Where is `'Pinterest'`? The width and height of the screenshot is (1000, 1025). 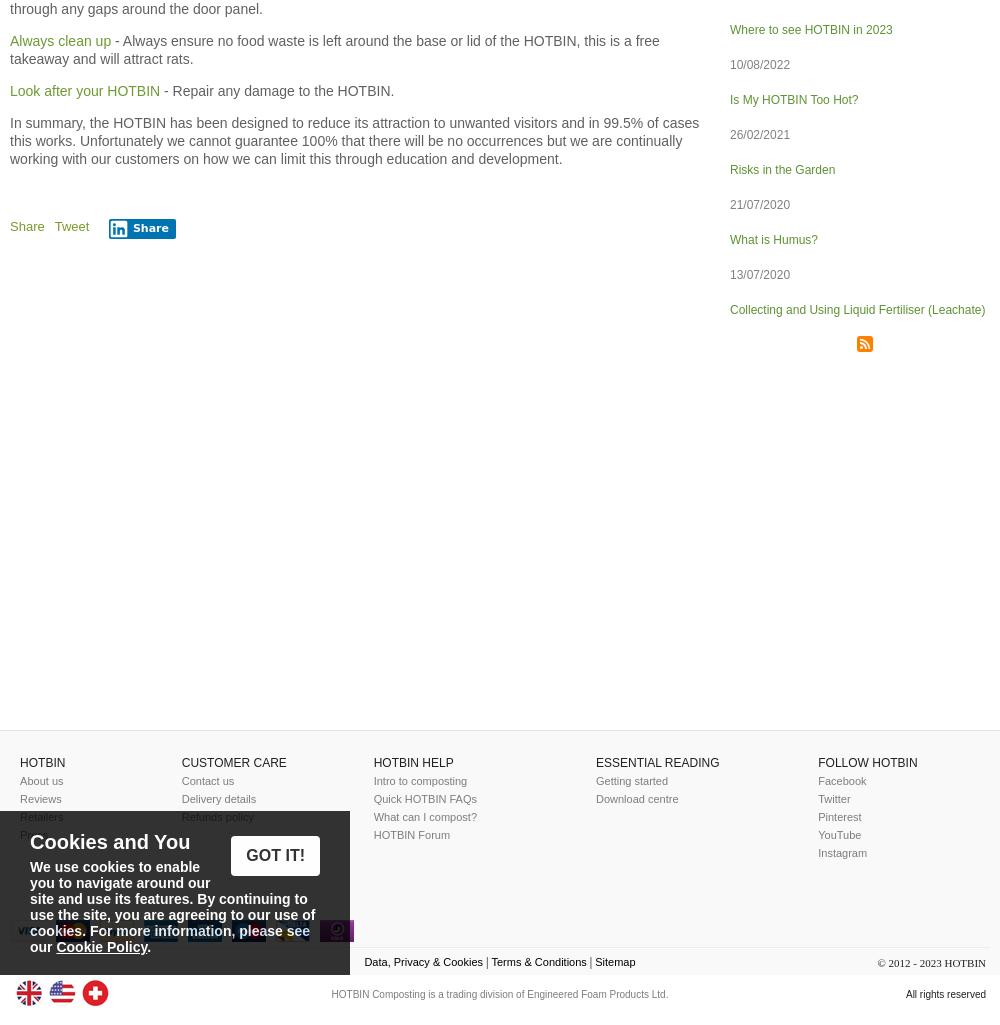 'Pinterest' is located at coordinates (838, 816).